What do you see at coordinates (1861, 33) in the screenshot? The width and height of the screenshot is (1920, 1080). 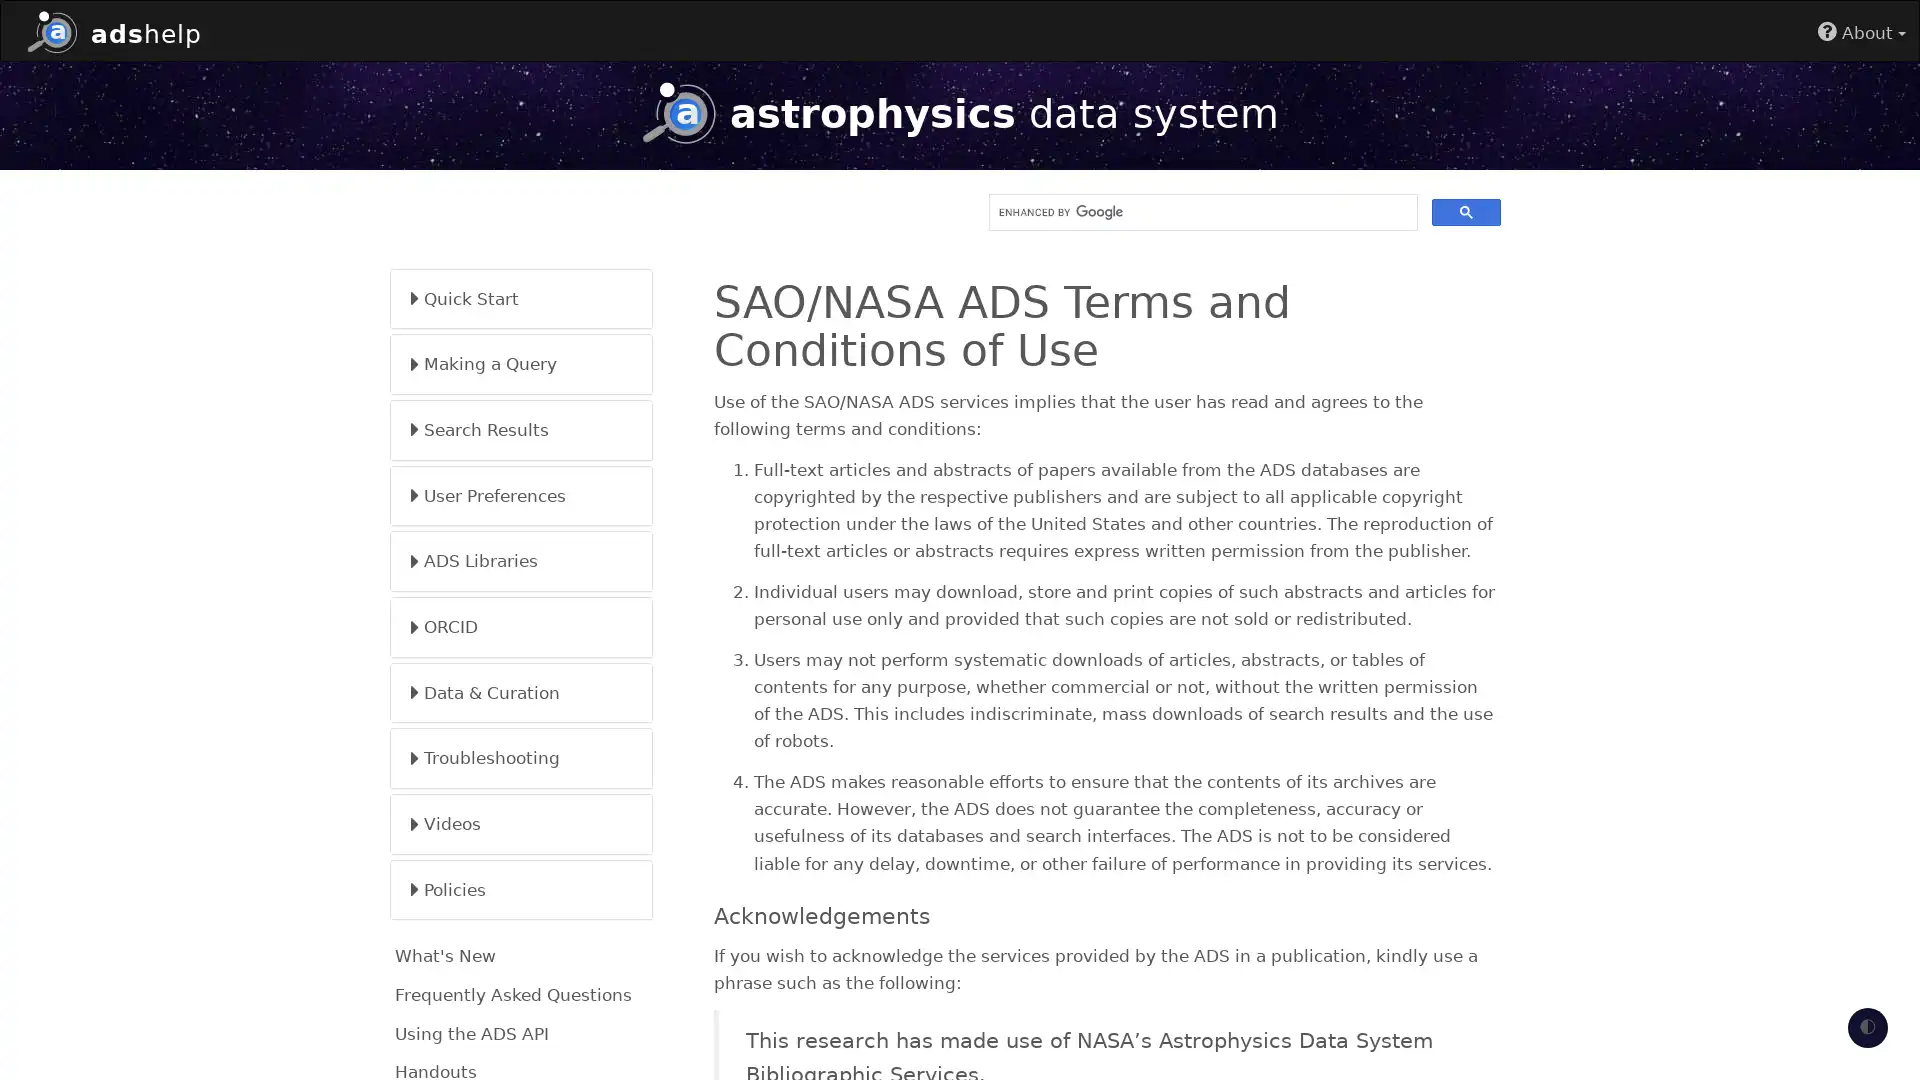 I see `About` at bounding box center [1861, 33].